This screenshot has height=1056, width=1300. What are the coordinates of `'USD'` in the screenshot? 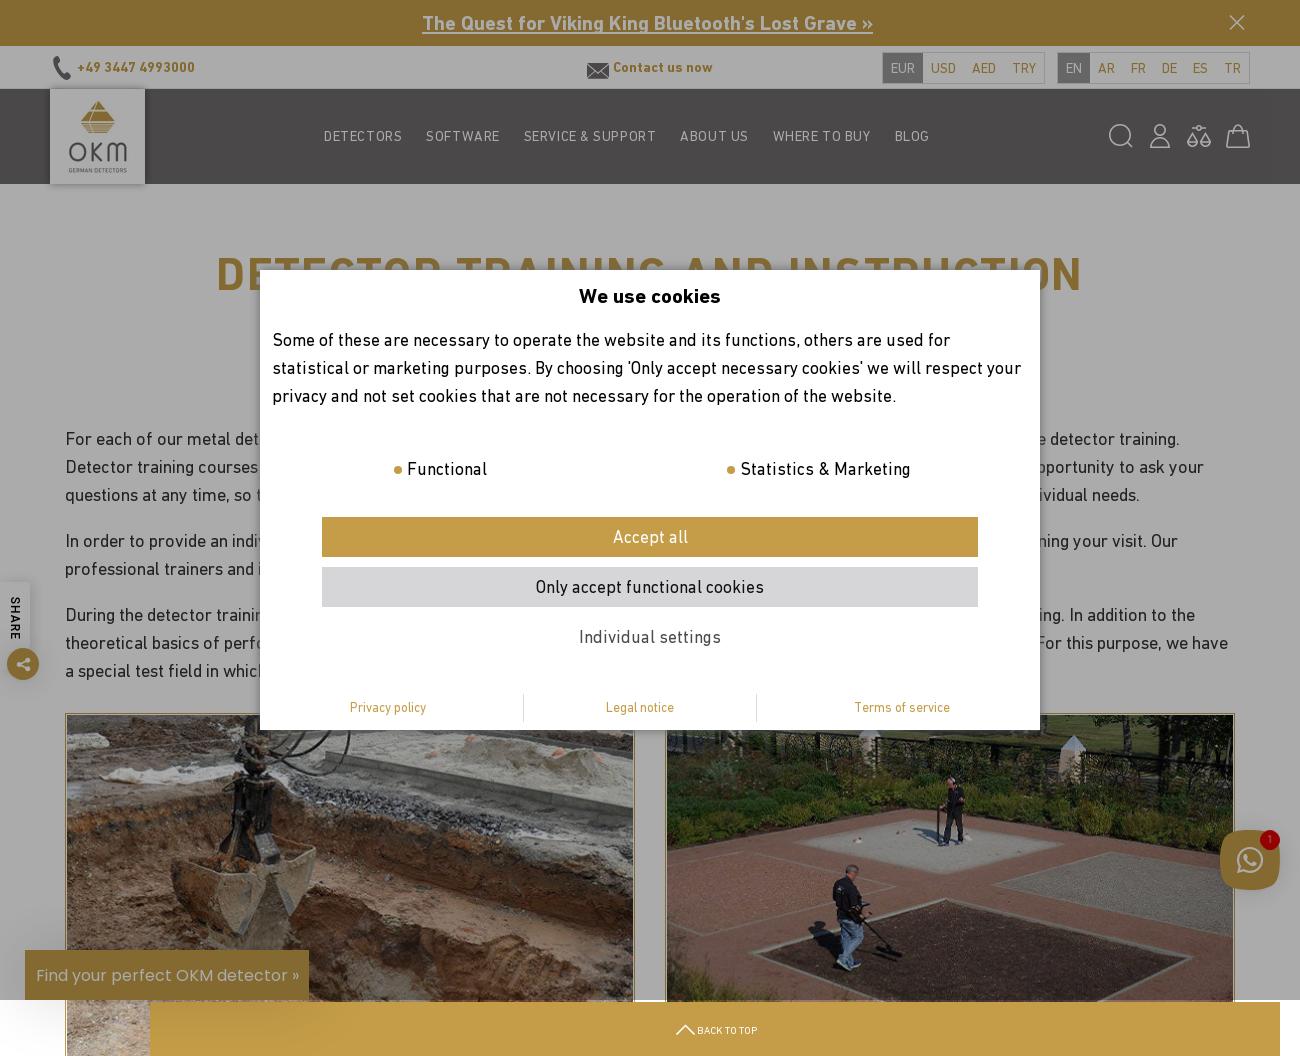 It's located at (943, 67).